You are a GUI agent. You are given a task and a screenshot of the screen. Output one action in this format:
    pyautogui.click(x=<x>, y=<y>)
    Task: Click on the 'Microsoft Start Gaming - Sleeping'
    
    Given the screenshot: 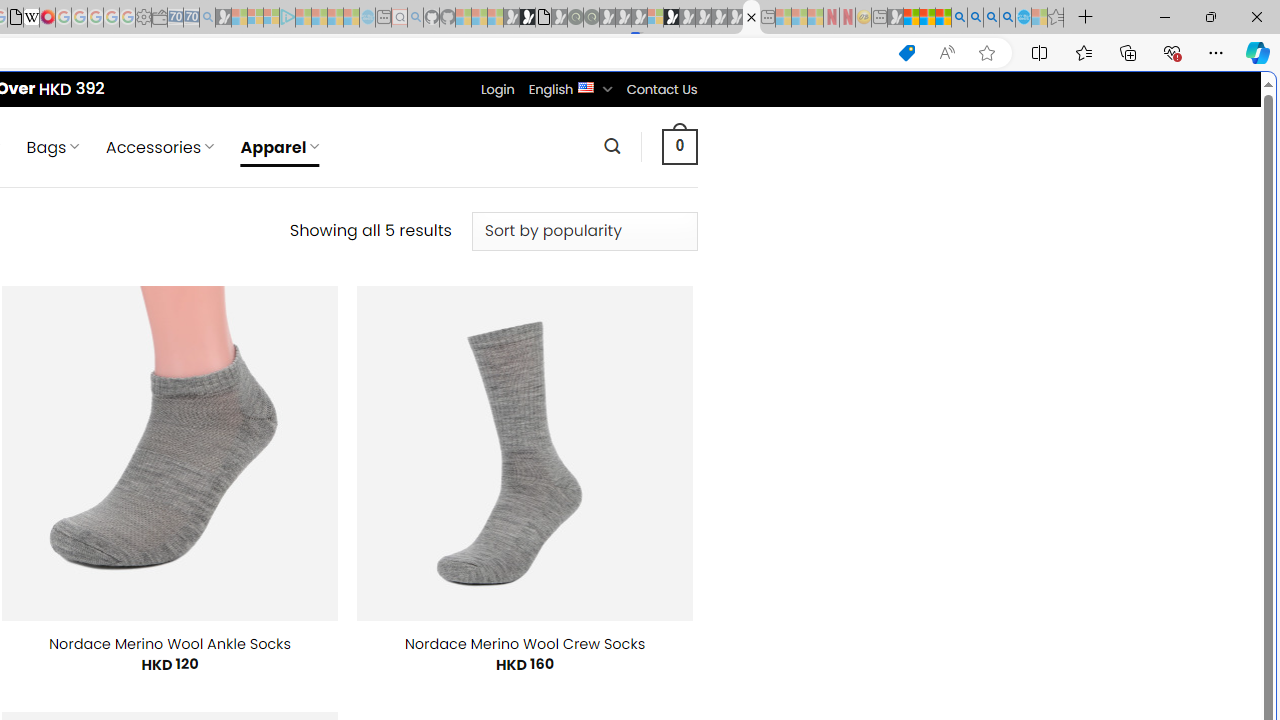 What is the action you would take?
    pyautogui.click(x=224, y=17)
    